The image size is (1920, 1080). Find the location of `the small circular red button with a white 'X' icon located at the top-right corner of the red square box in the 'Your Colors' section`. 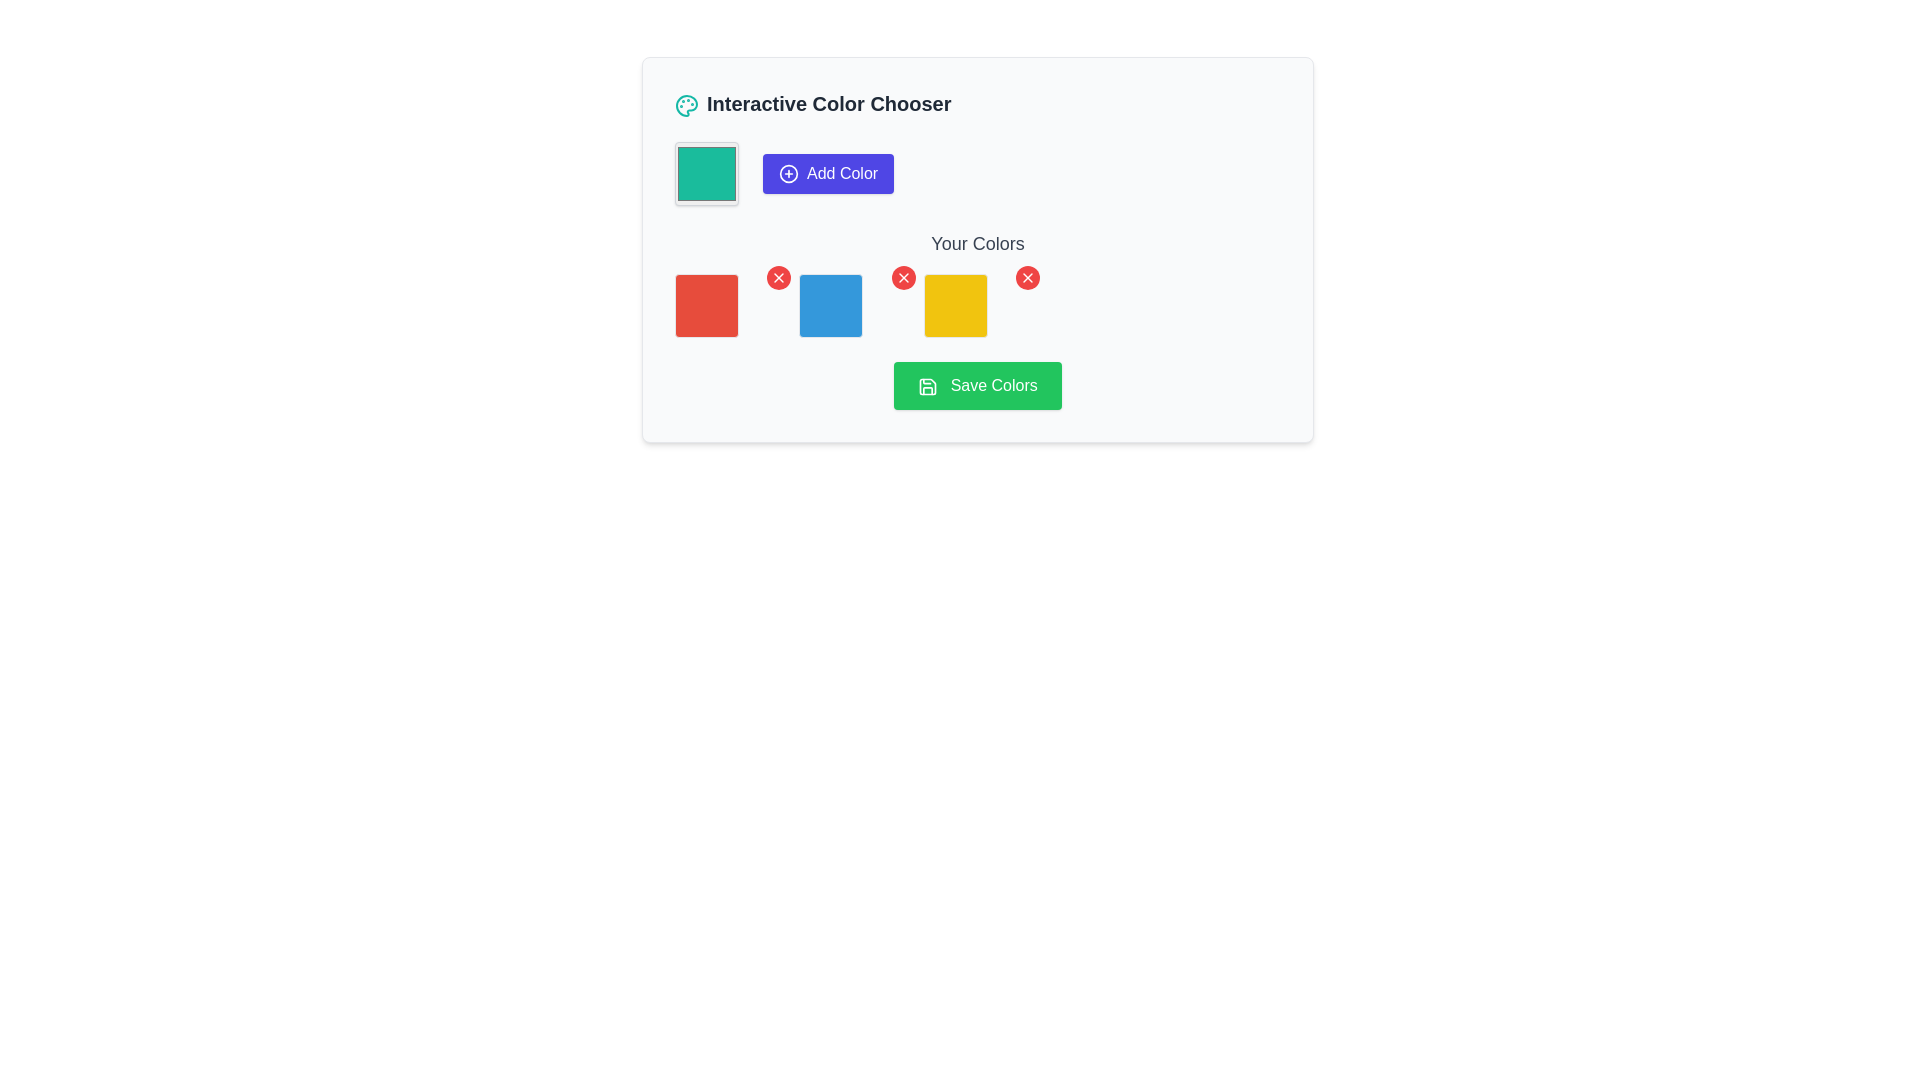

the small circular red button with a white 'X' icon located at the top-right corner of the red square box in the 'Your Colors' section is located at coordinates (778, 277).